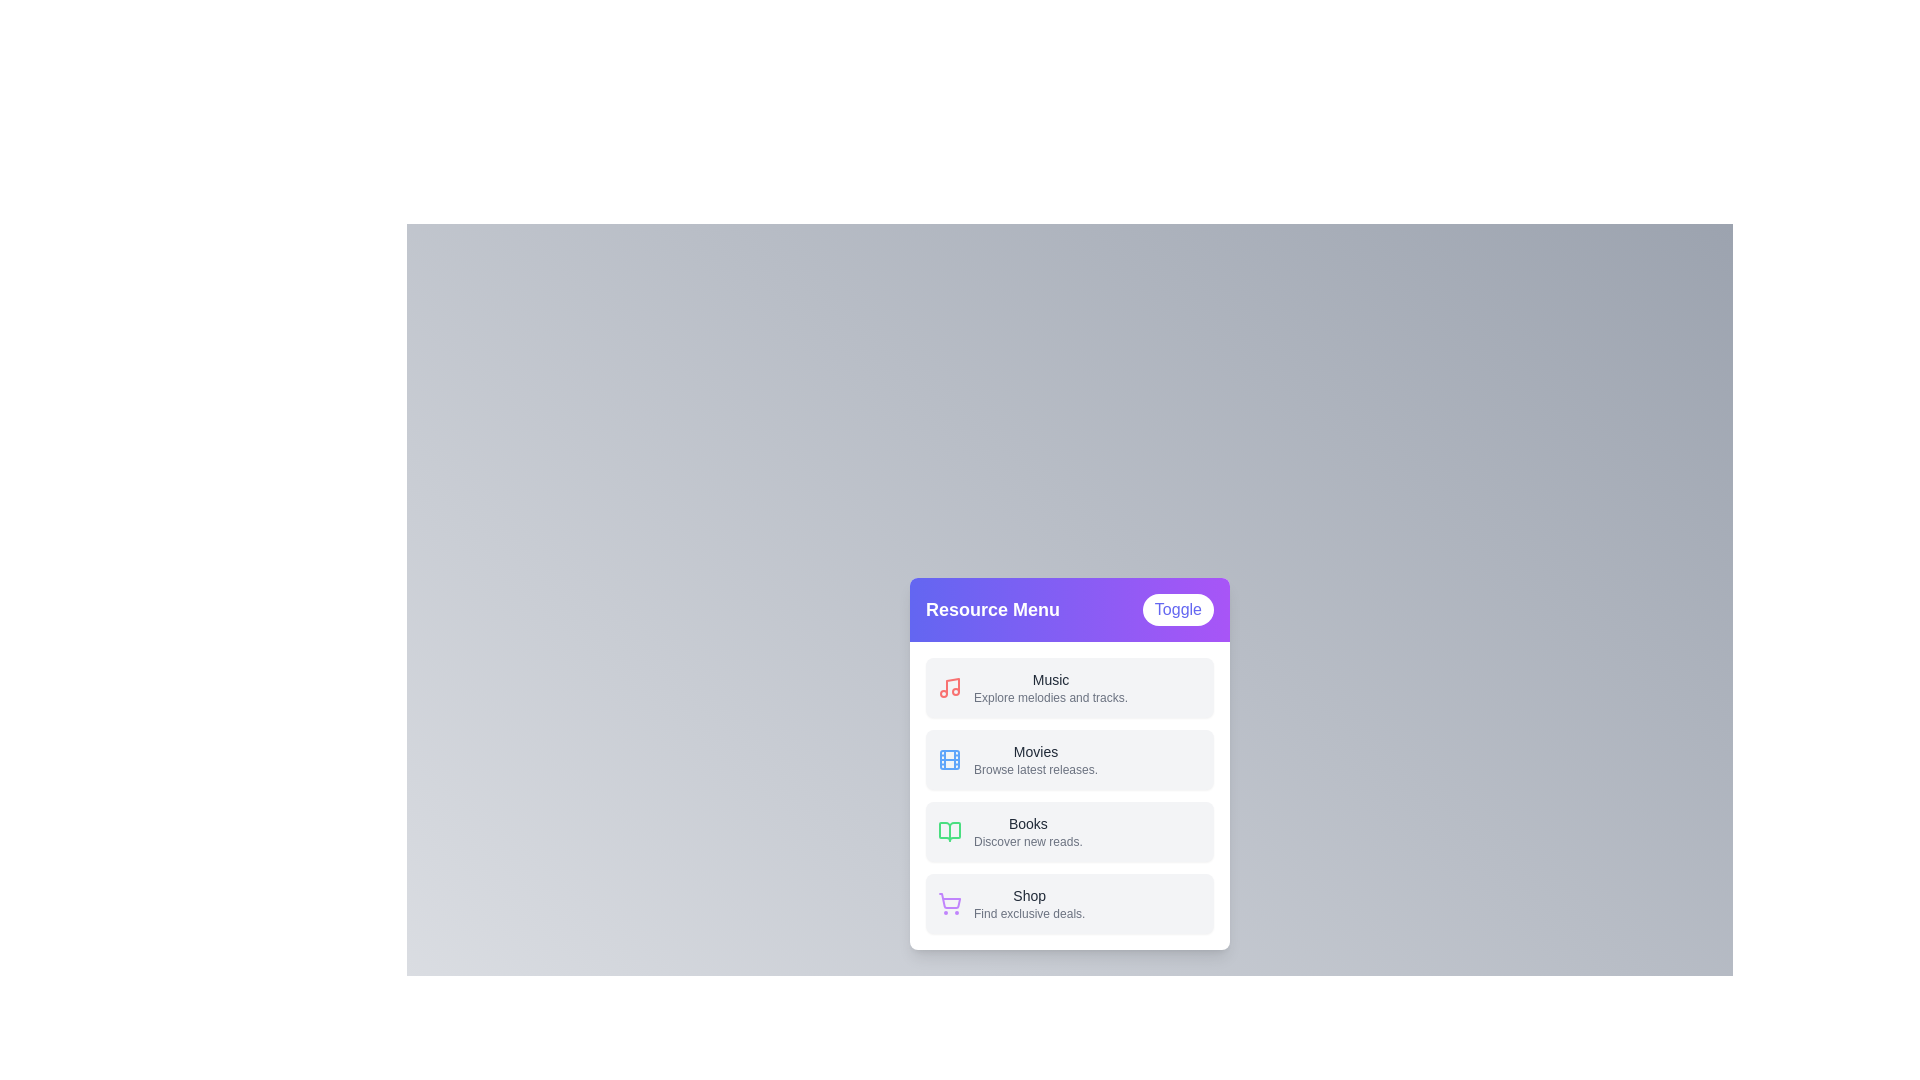 The width and height of the screenshot is (1920, 1080). Describe the element at coordinates (1069, 759) in the screenshot. I see `the menu item labeled Movies` at that location.